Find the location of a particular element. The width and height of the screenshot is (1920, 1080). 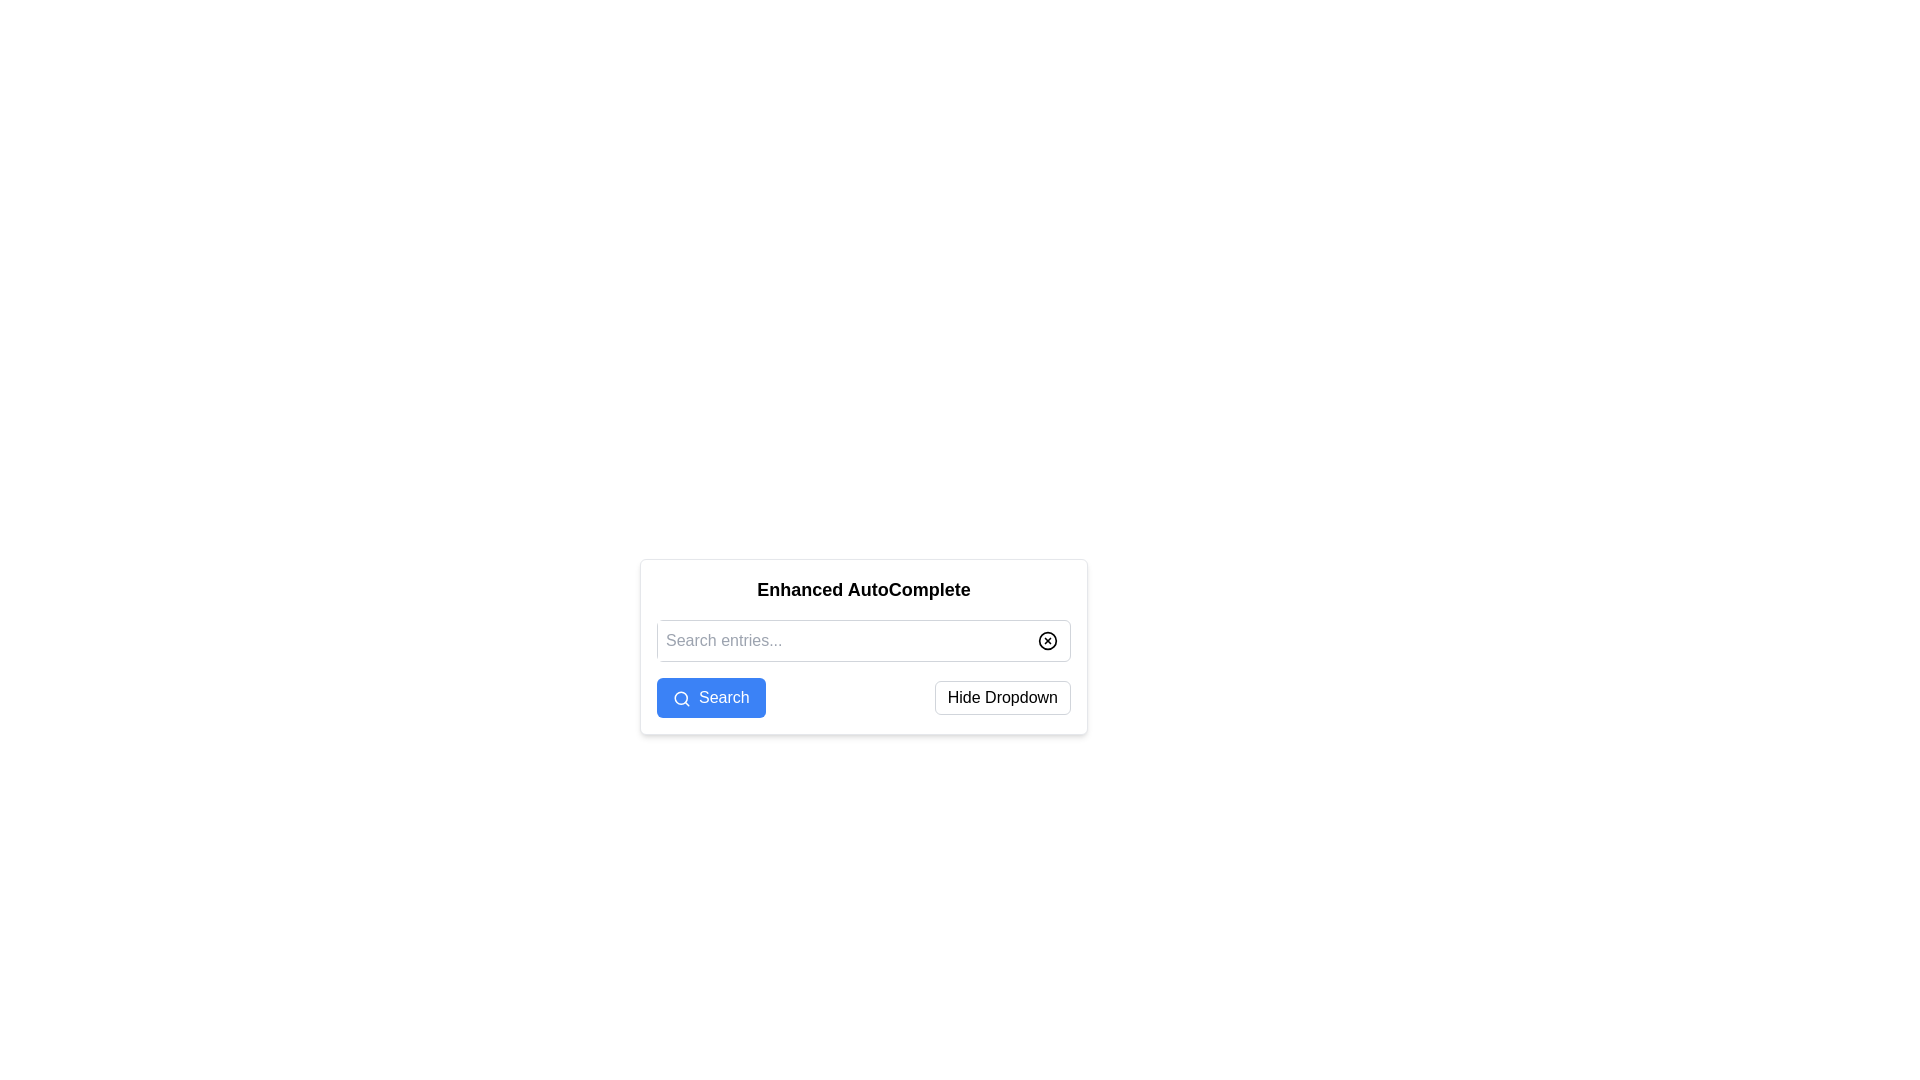

the magnifying glass SVG icon located on the left side of the 'Search' button in the lower part of the interface is located at coordinates (681, 697).